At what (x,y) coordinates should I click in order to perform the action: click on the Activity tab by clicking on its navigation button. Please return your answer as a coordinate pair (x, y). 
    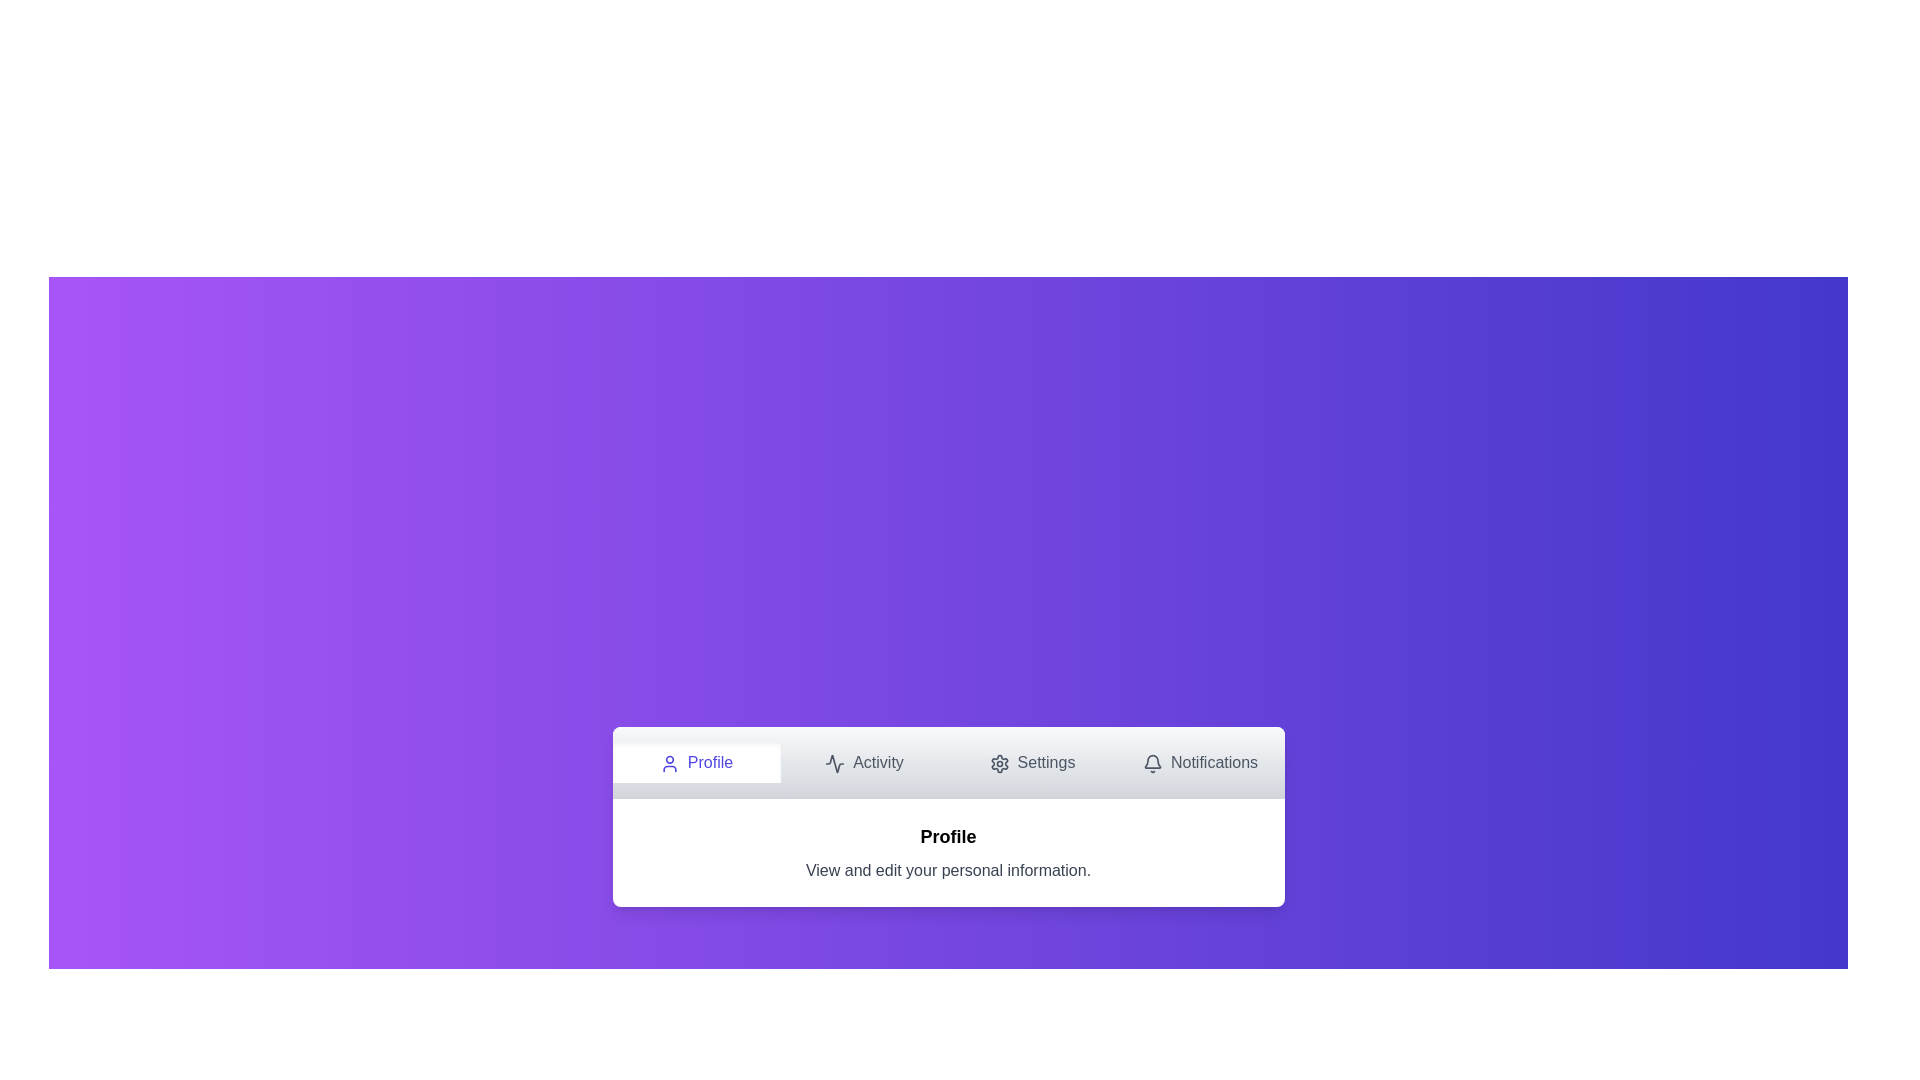
    Looking at the image, I should click on (864, 763).